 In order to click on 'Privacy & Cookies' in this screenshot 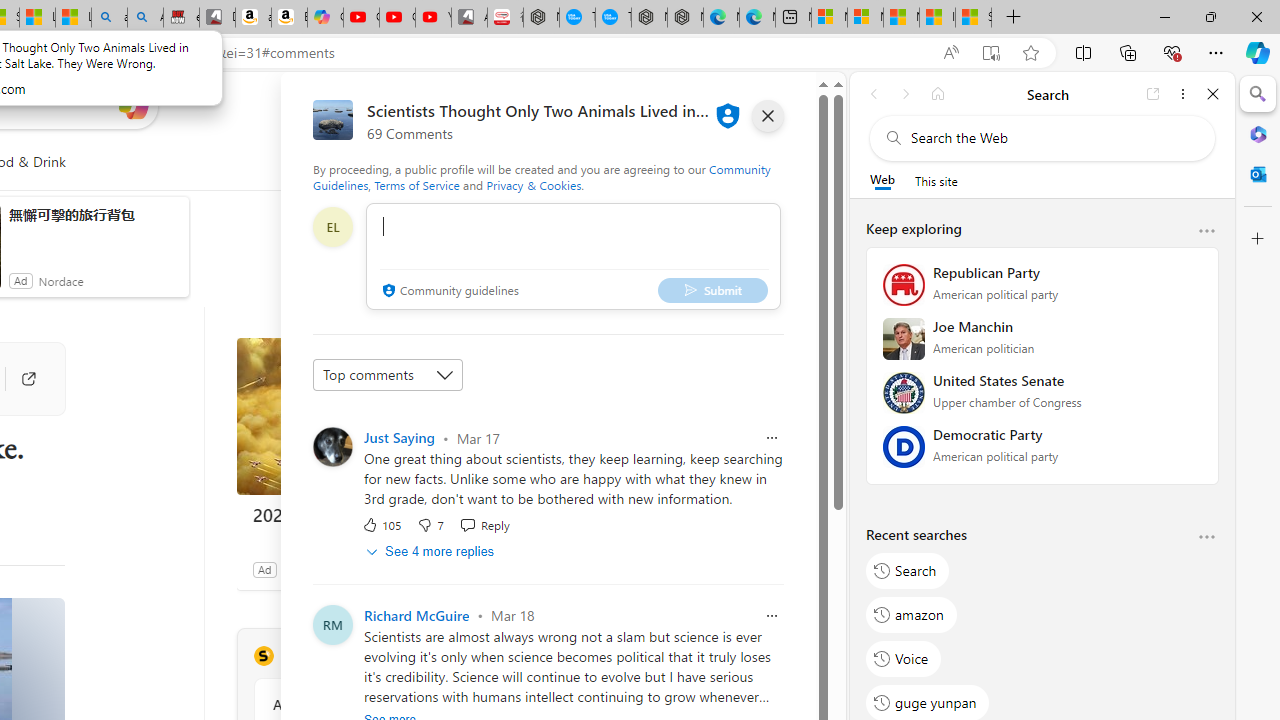, I will do `click(534, 185)`.